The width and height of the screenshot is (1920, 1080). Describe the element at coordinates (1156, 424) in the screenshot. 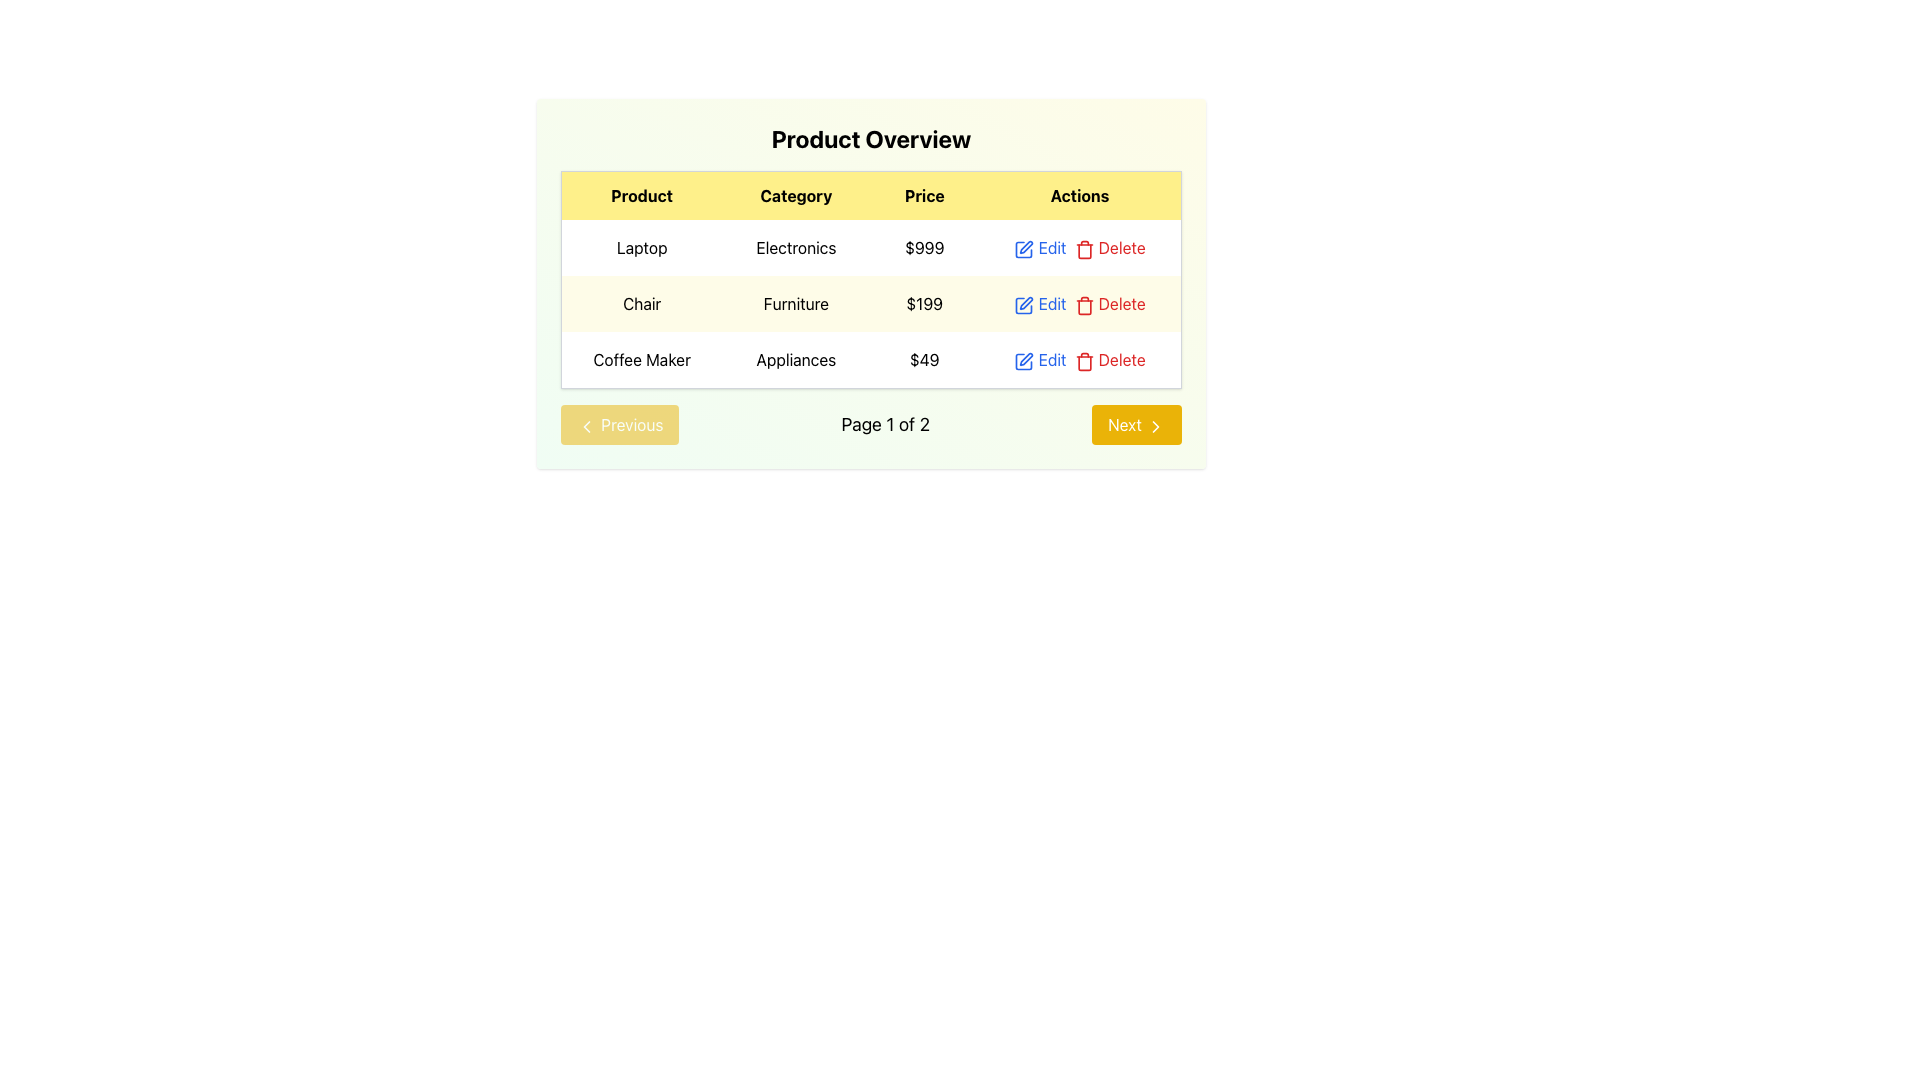

I see `the 'Next' button using keyboard navigation` at that location.